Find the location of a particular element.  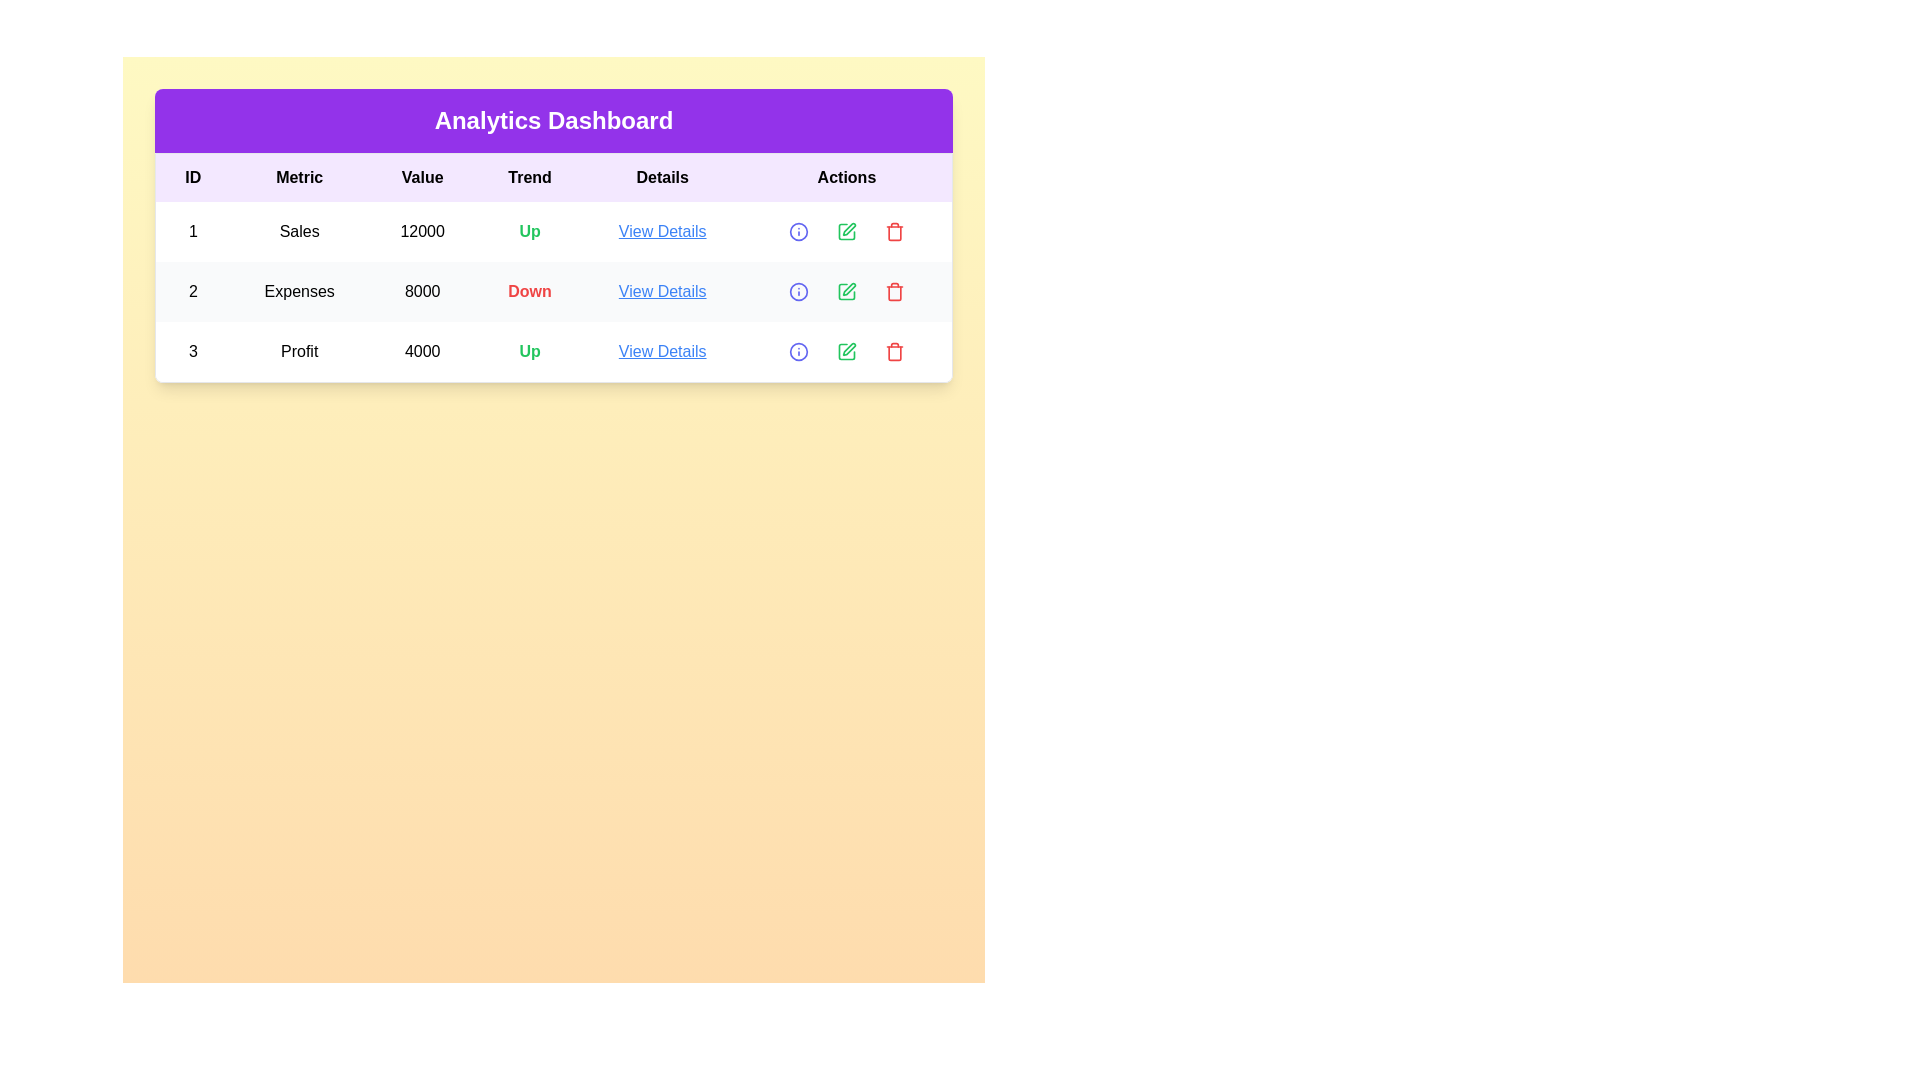

the trash icon button in the 'Actions' column of the second row is located at coordinates (893, 292).